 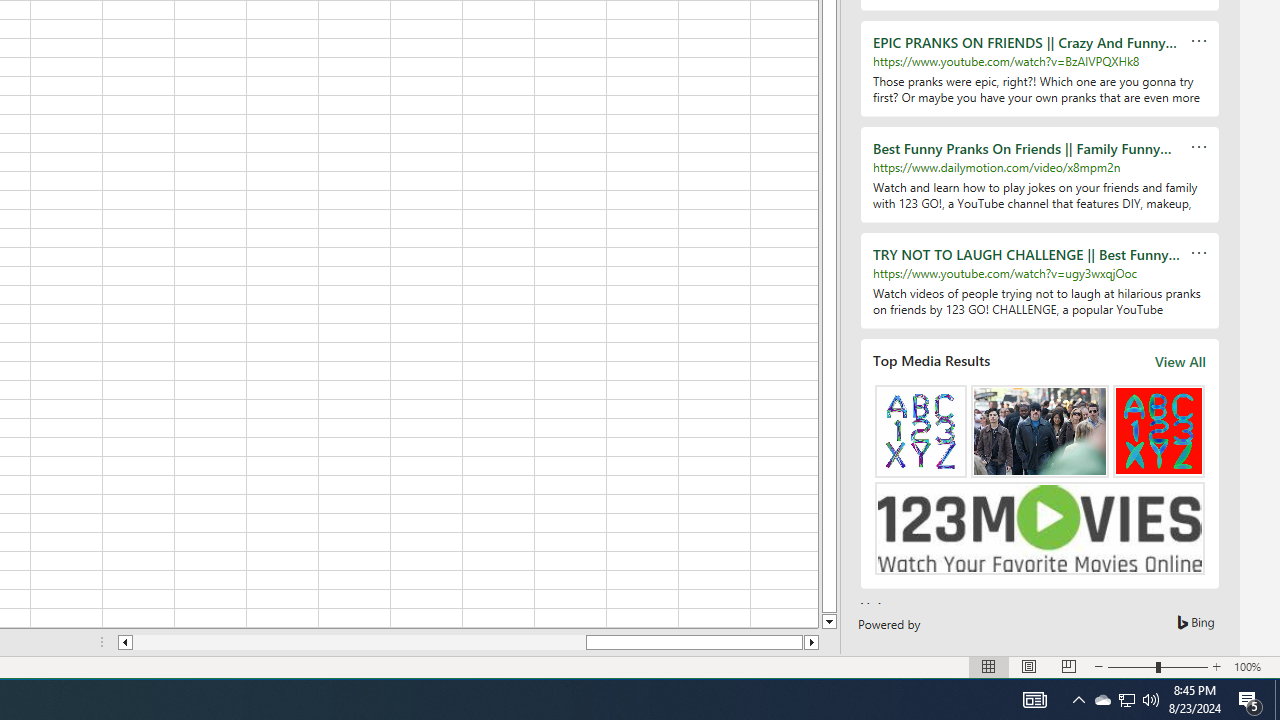 I want to click on 'Line down', so click(x=829, y=621).